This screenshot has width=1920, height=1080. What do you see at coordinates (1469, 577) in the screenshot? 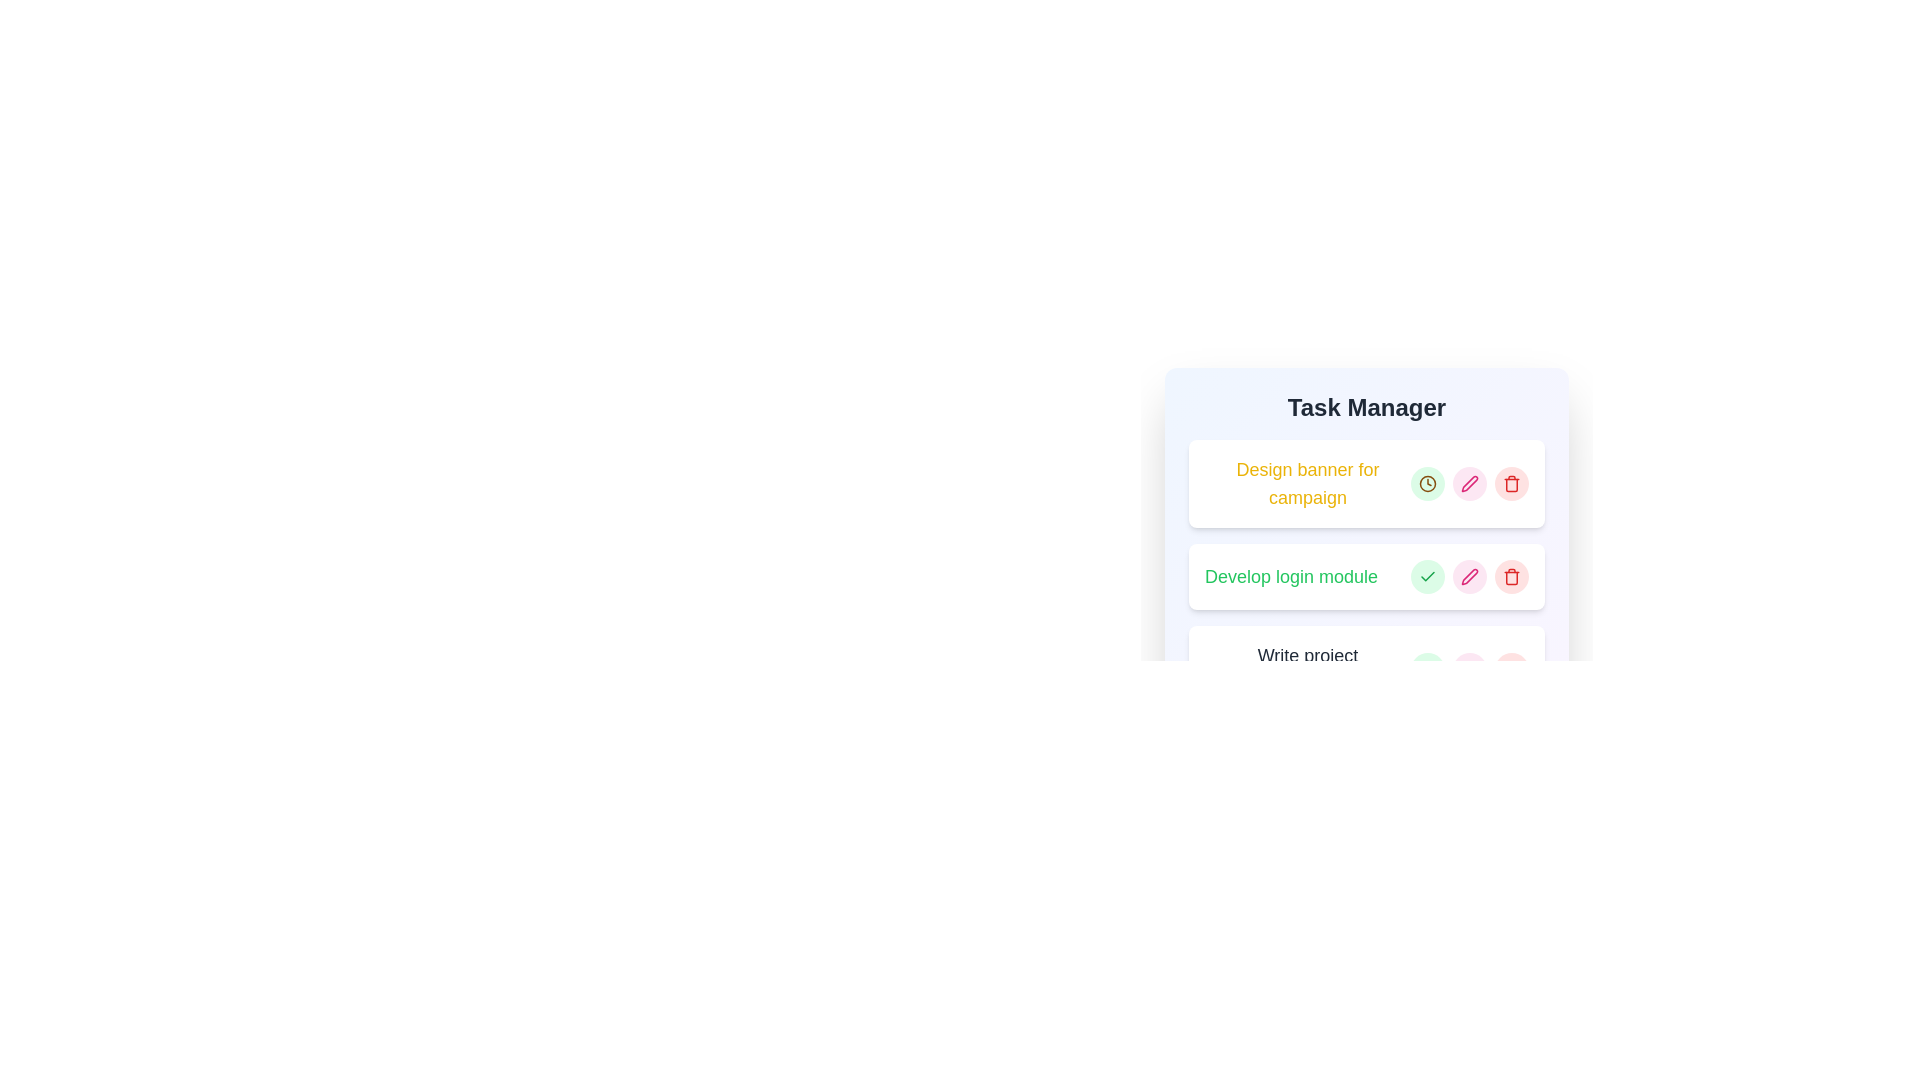
I see `the edit icon button located in the middle of a set of three circular buttons on a light pink background` at bounding box center [1469, 577].